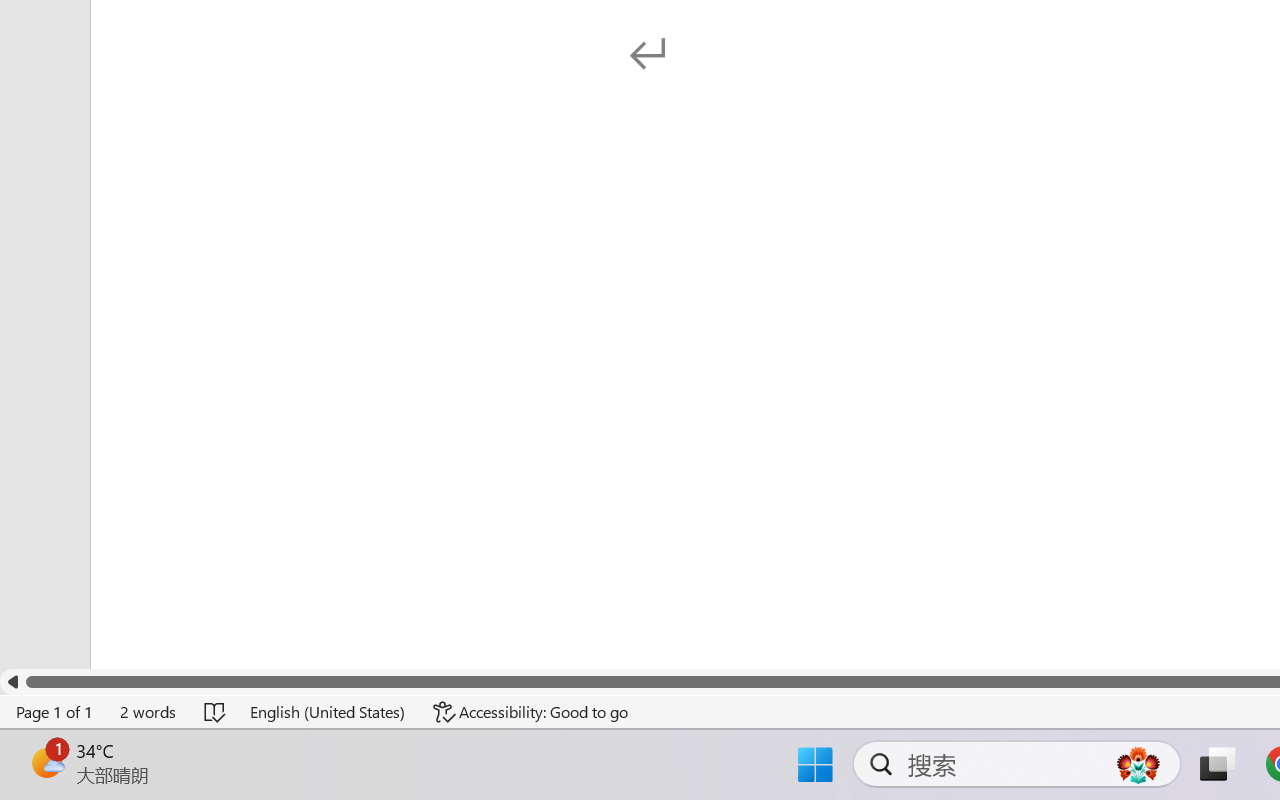 The height and width of the screenshot is (800, 1280). I want to click on 'Accessibility Checker Accessibility: Good to go', so click(531, 711).